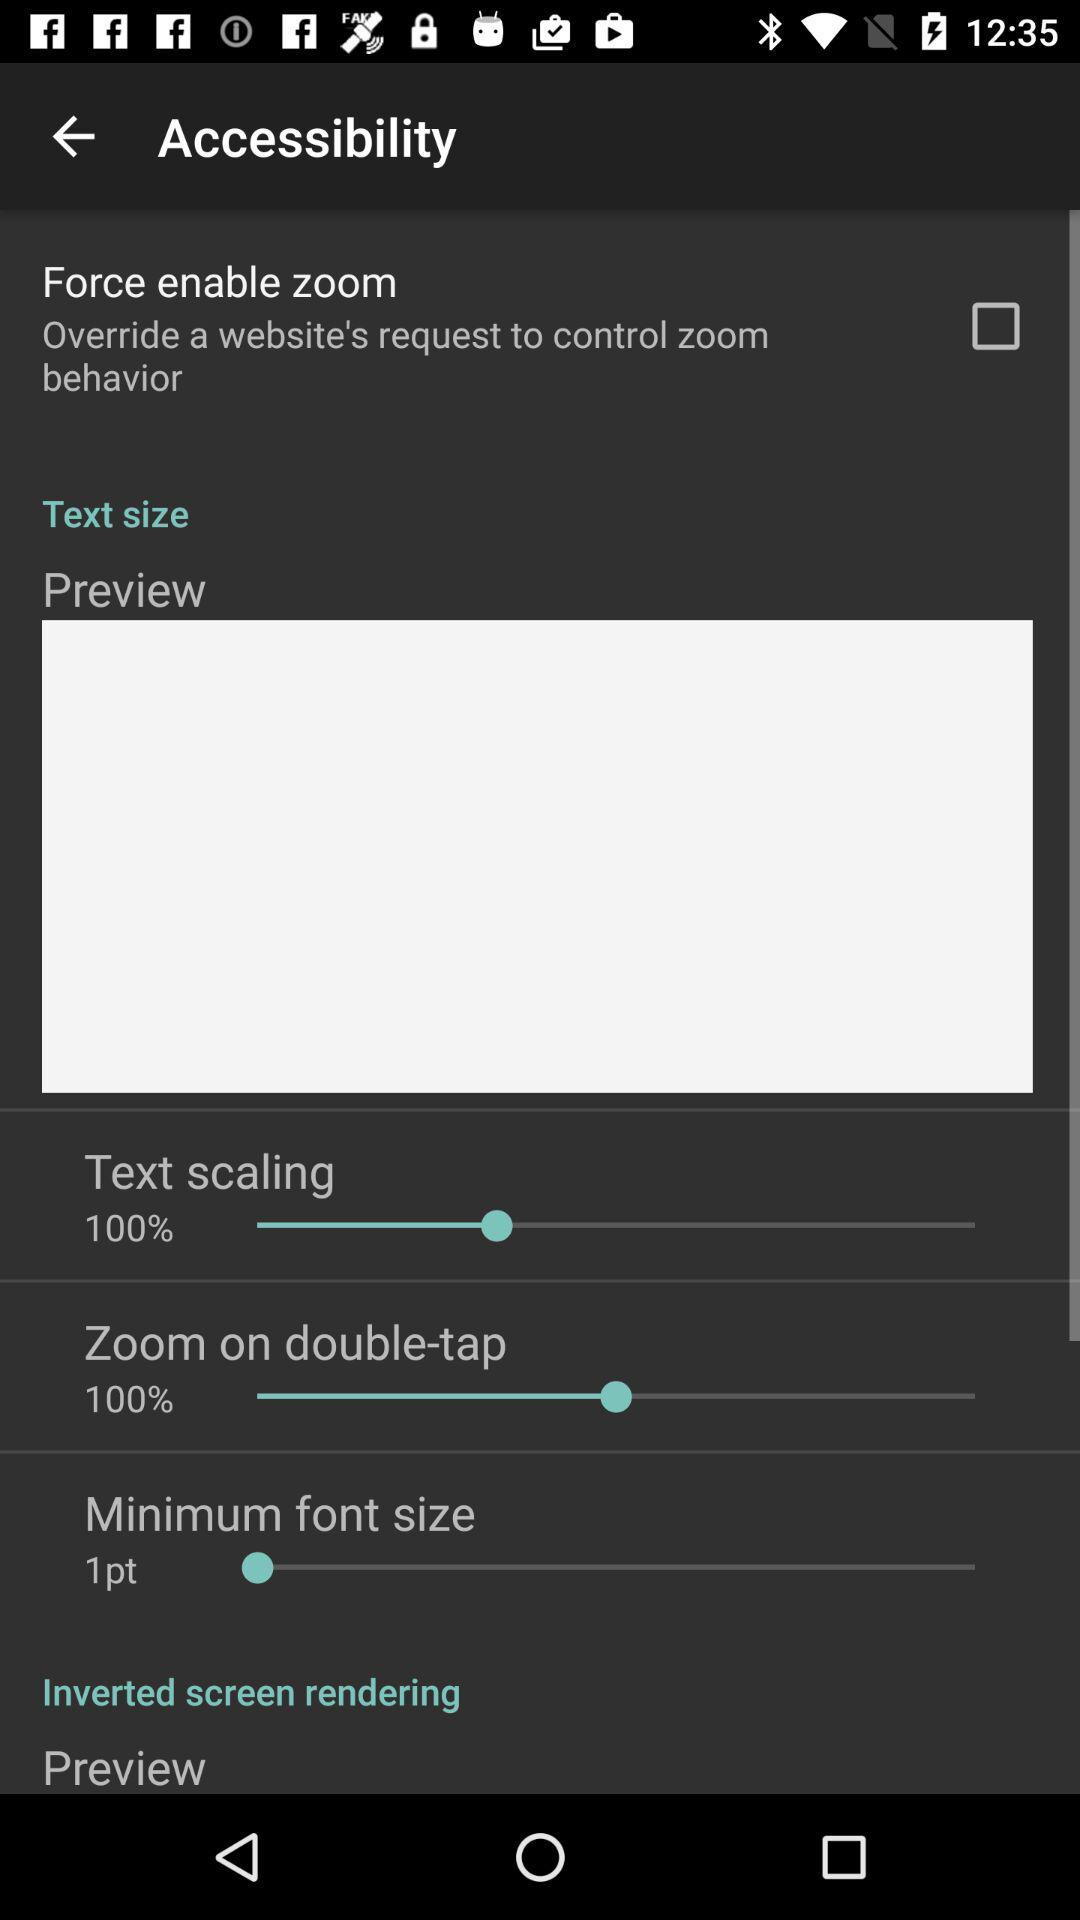 This screenshot has width=1080, height=1920. What do you see at coordinates (279, 1512) in the screenshot?
I see `app below the 100% app` at bounding box center [279, 1512].